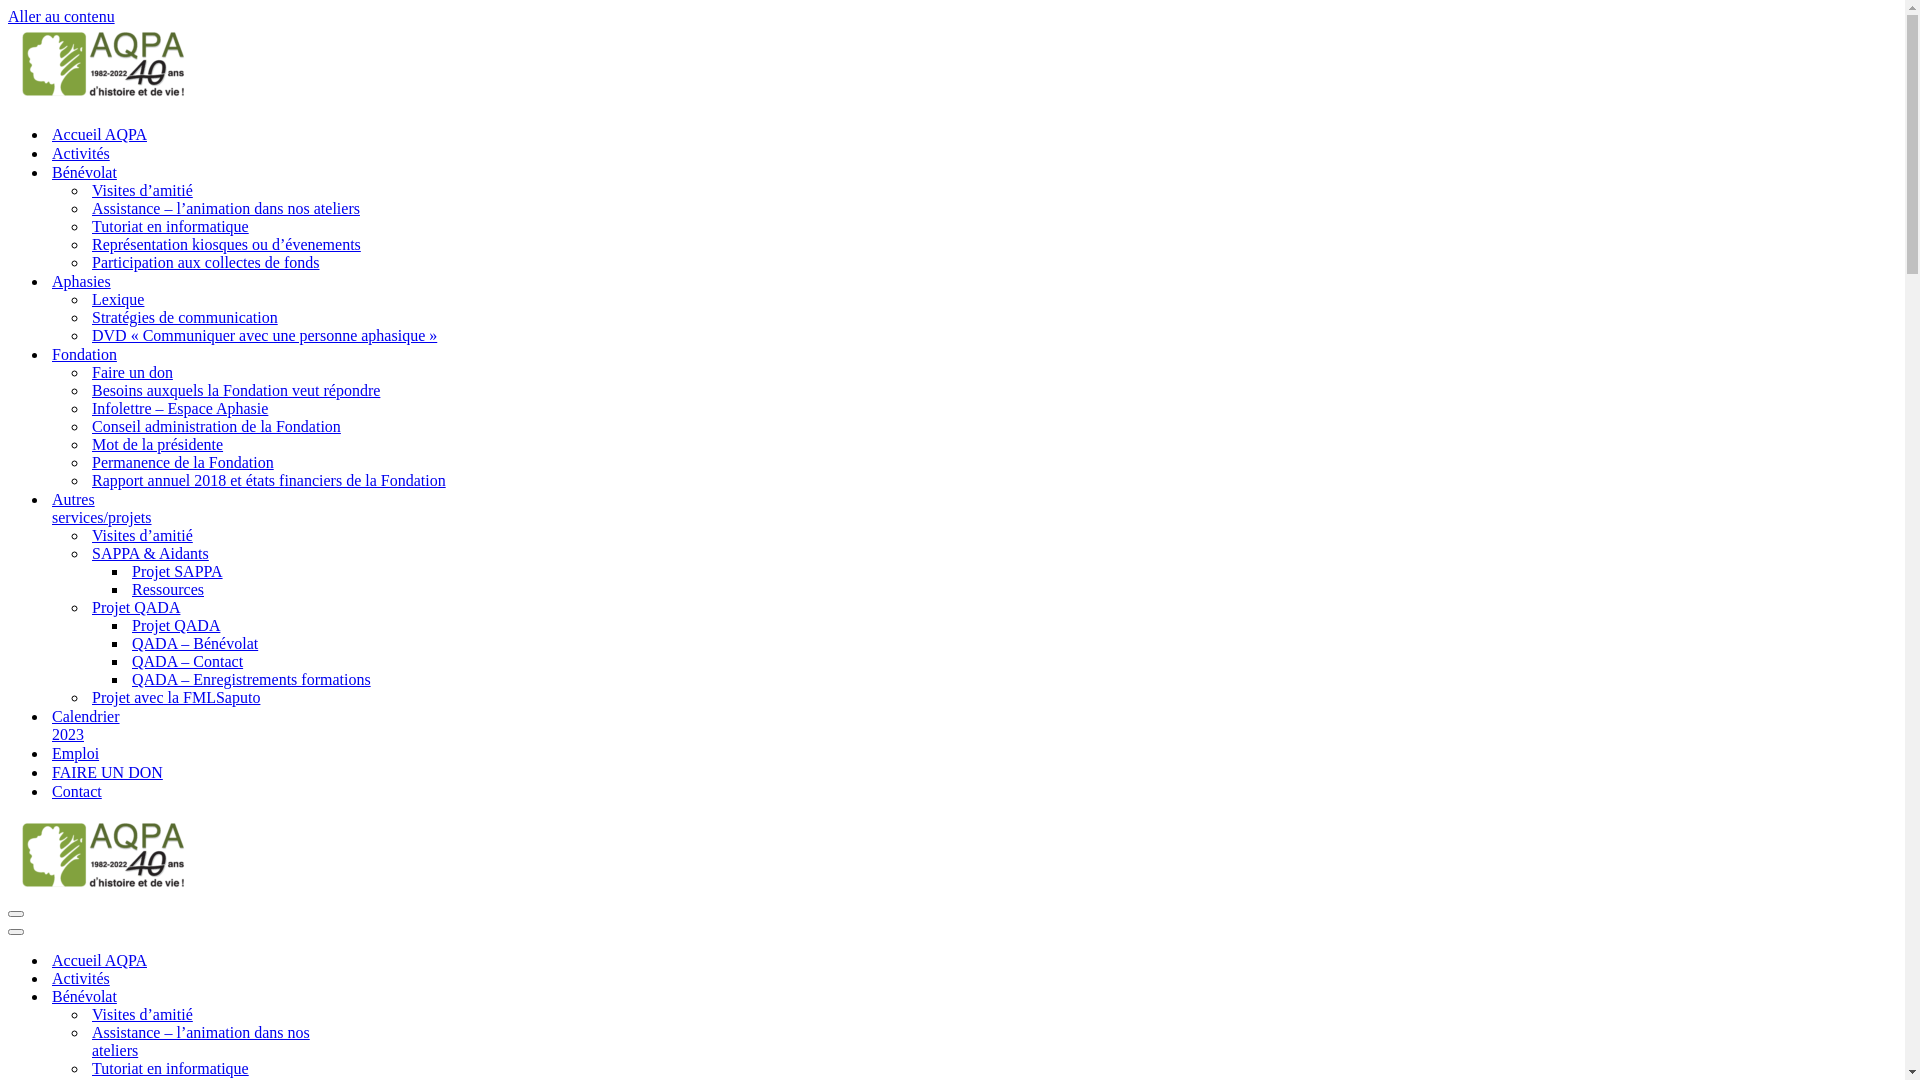 This screenshot has width=1920, height=1080. Describe the element at coordinates (8, 932) in the screenshot. I see `'Menu de navigation'` at that location.